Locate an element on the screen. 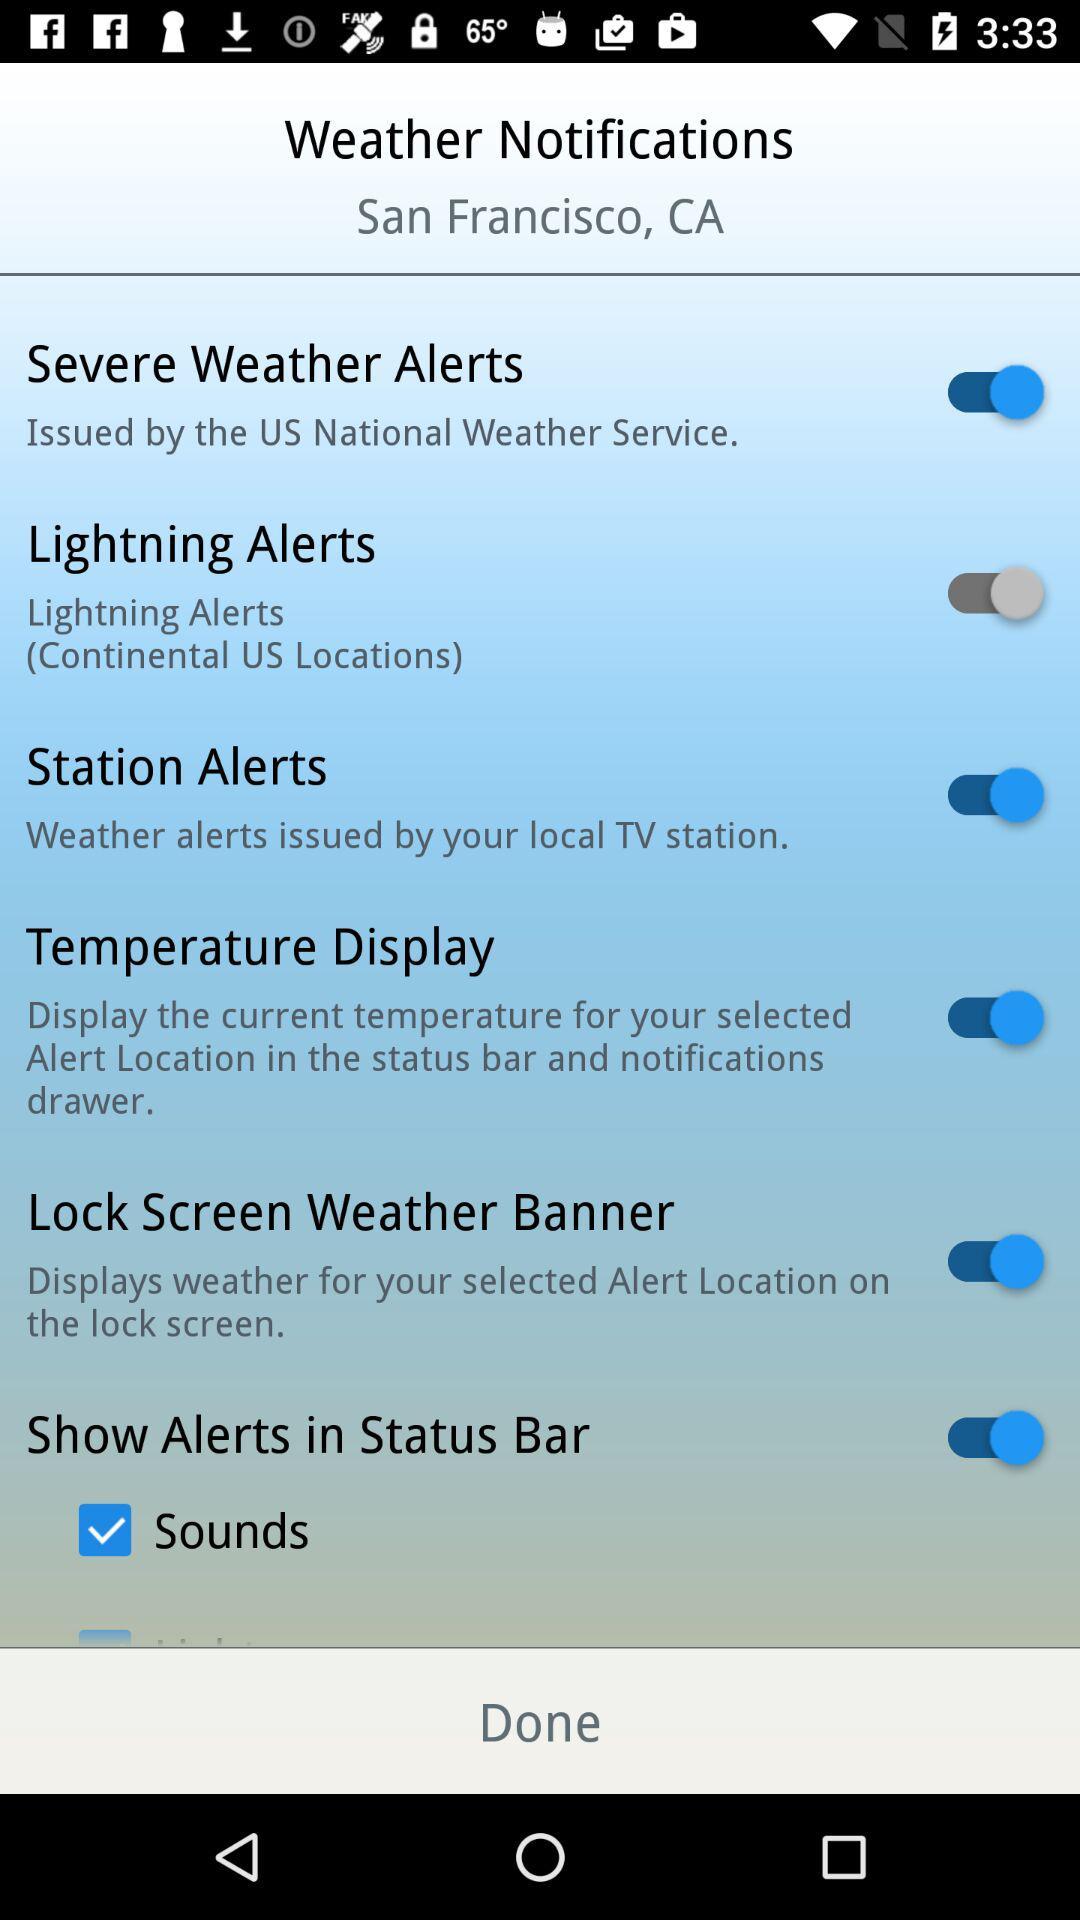 The width and height of the screenshot is (1080, 1920). display the current icon is located at coordinates (461, 1055).